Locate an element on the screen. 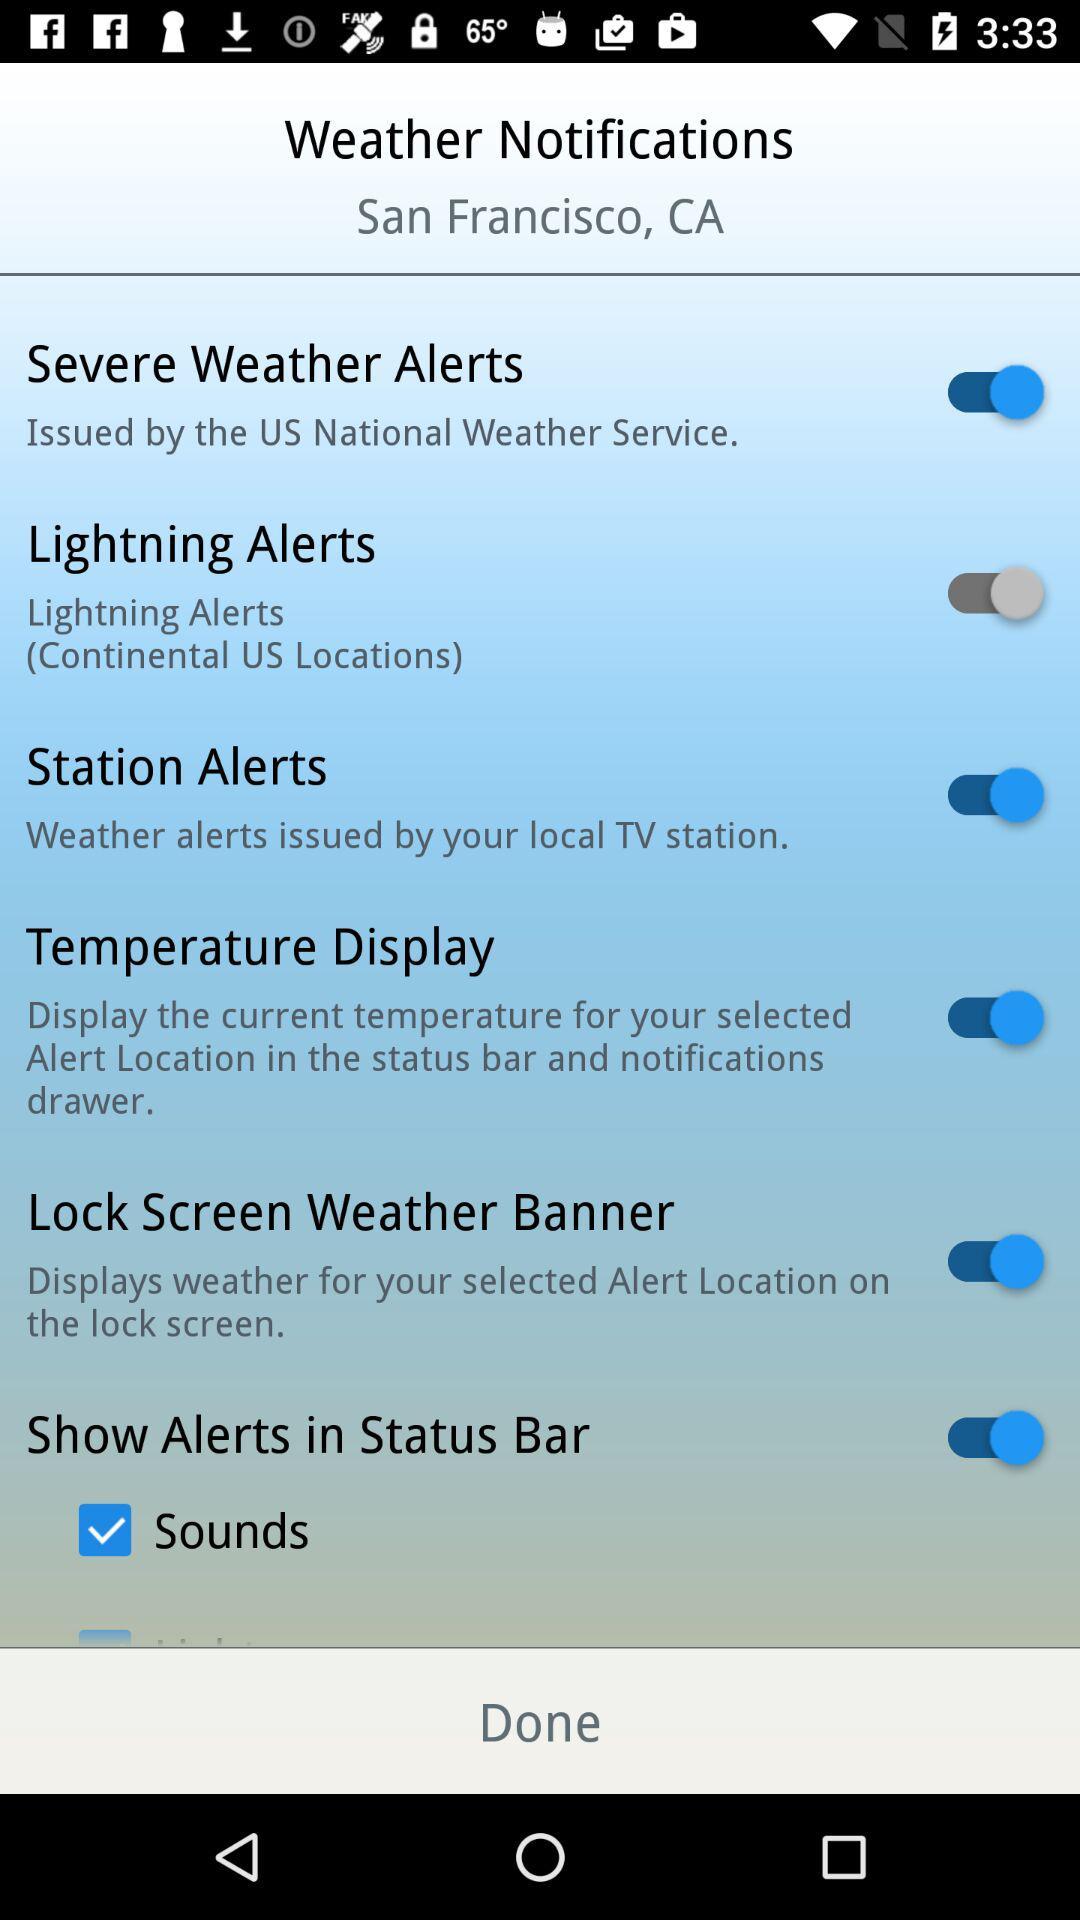 The width and height of the screenshot is (1080, 1920). display the current icon is located at coordinates (461, 1055).